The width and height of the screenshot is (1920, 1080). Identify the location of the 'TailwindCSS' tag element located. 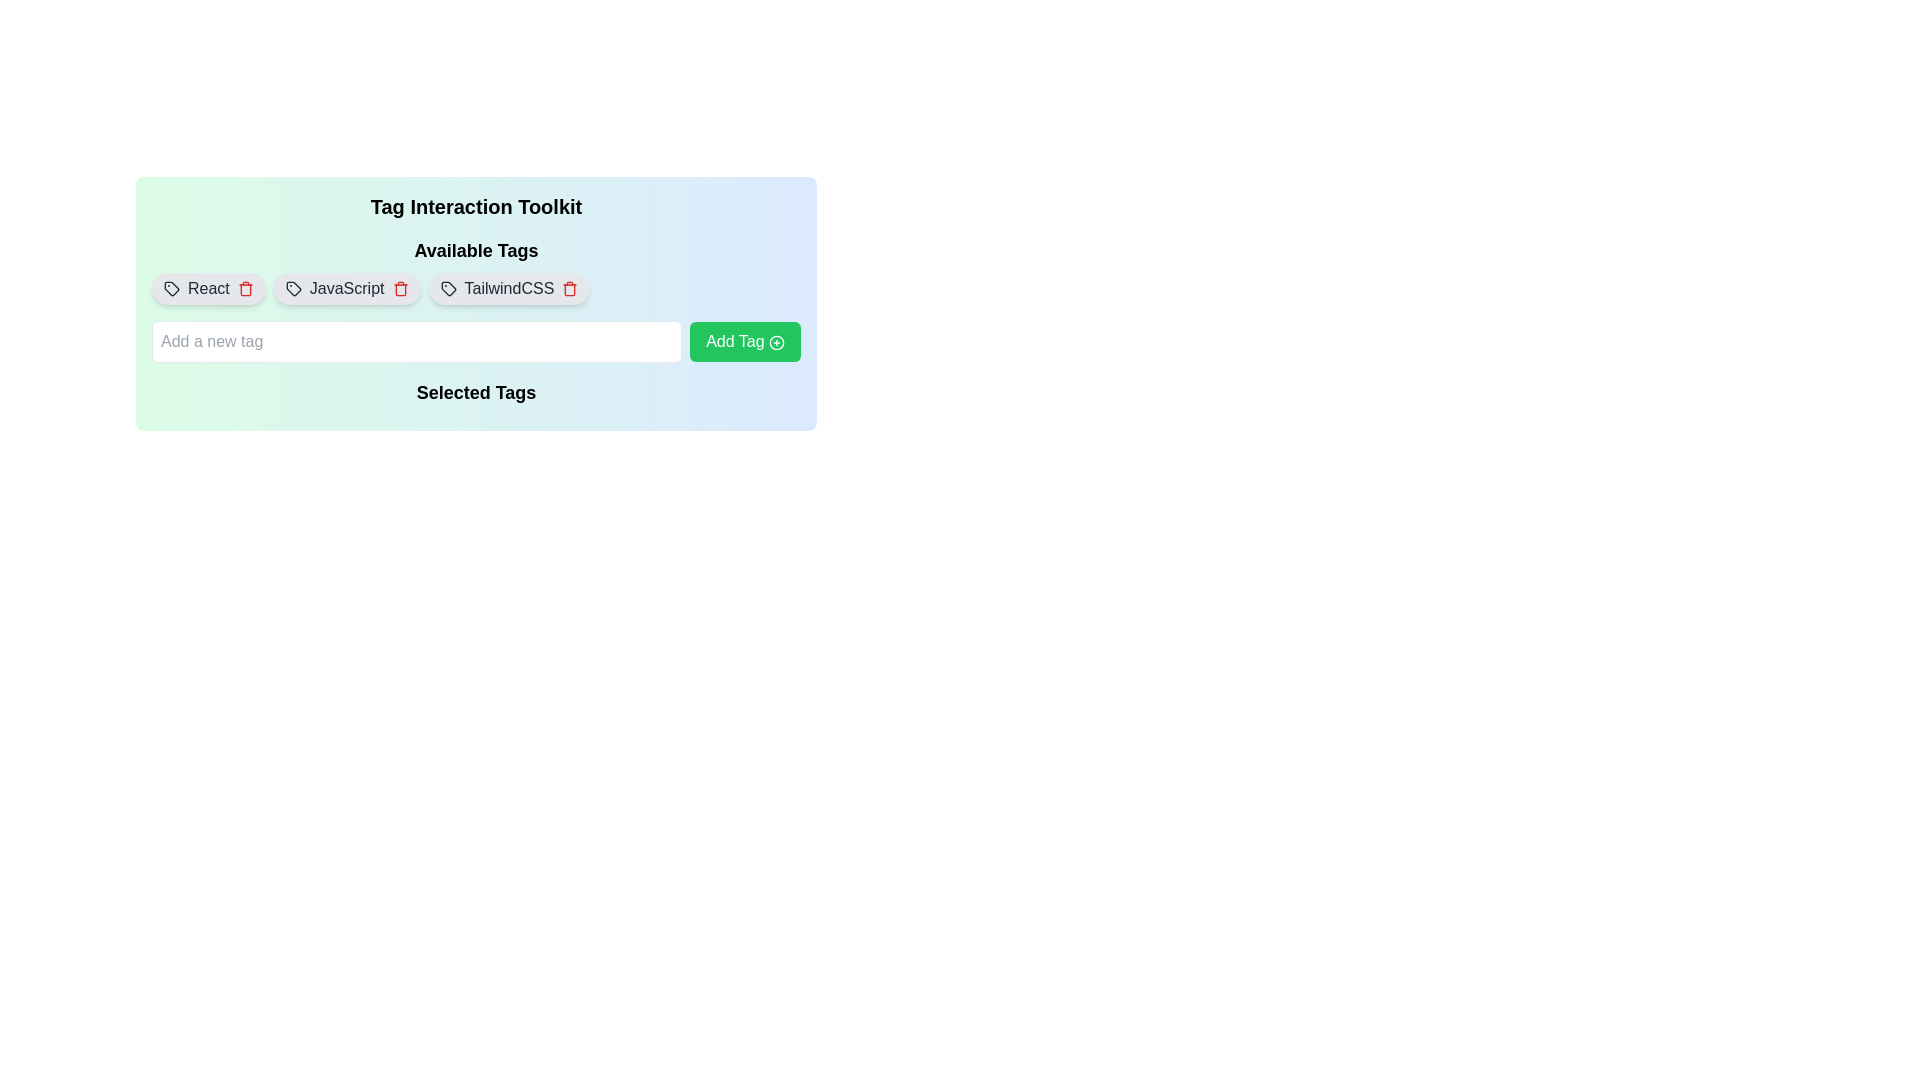
(509, 289).